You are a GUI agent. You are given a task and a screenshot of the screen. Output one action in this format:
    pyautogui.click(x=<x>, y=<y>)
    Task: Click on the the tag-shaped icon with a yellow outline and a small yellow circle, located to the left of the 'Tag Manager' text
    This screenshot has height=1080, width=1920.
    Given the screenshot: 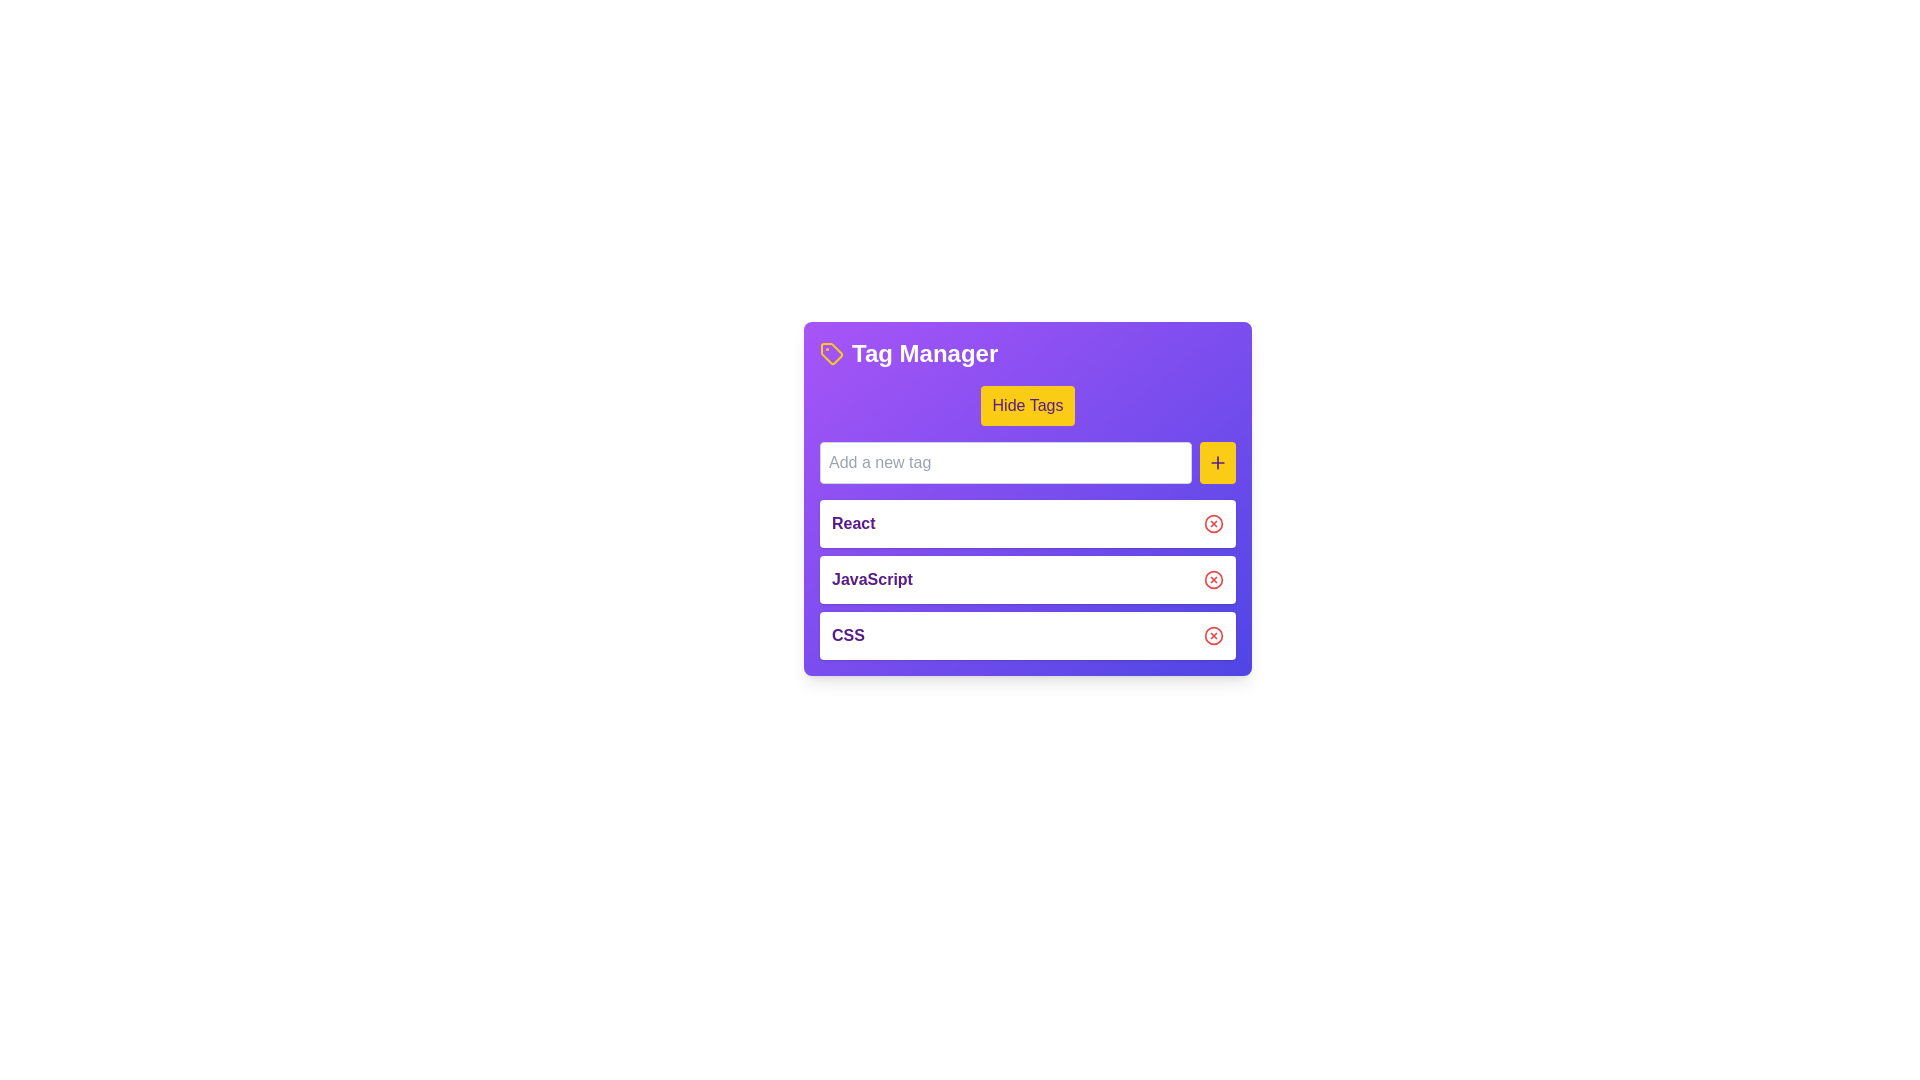 What is the action you would take?
    pyautogui.click(x=831, y=353)
    